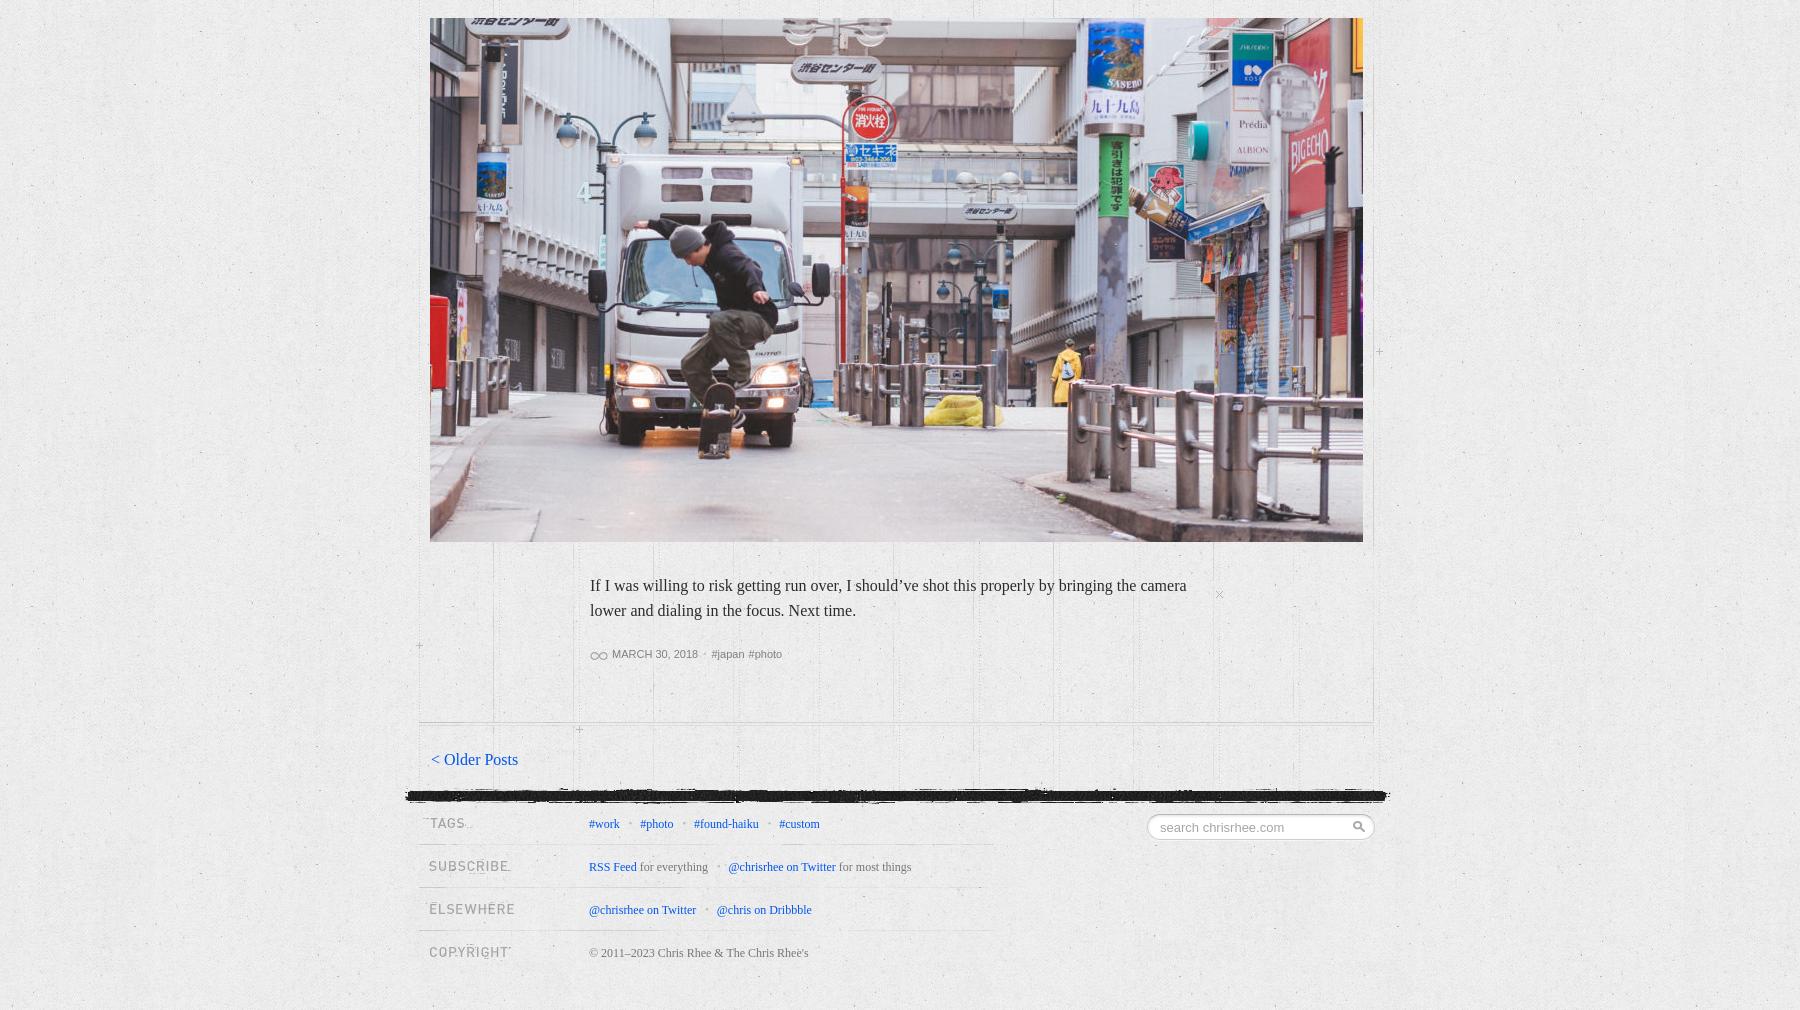 Image resolution: width=1800 pixels, height=1010 pixels. What do you see at coordinates (604, 823) in the screenshot?
I see `'#work'` at bounding box center [604, 823].